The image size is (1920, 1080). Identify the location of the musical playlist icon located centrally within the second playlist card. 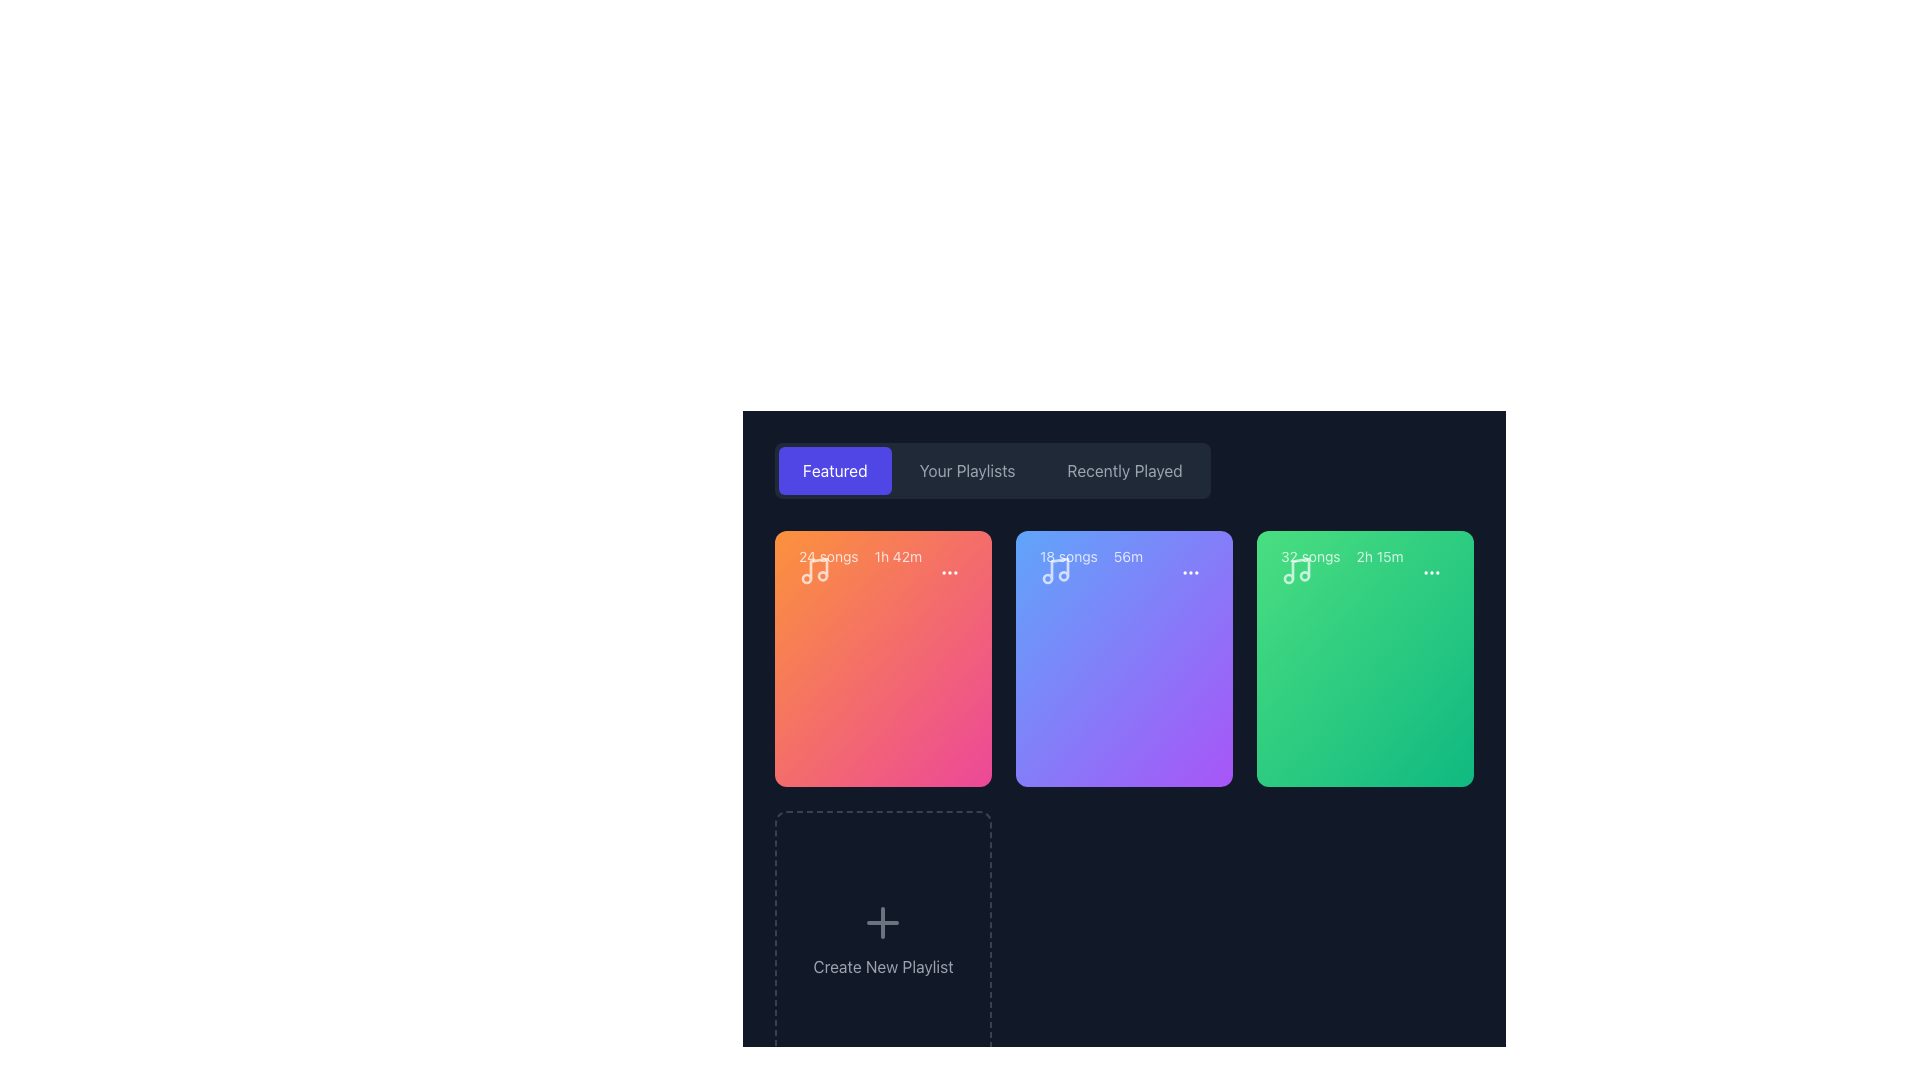
(1059, 569).